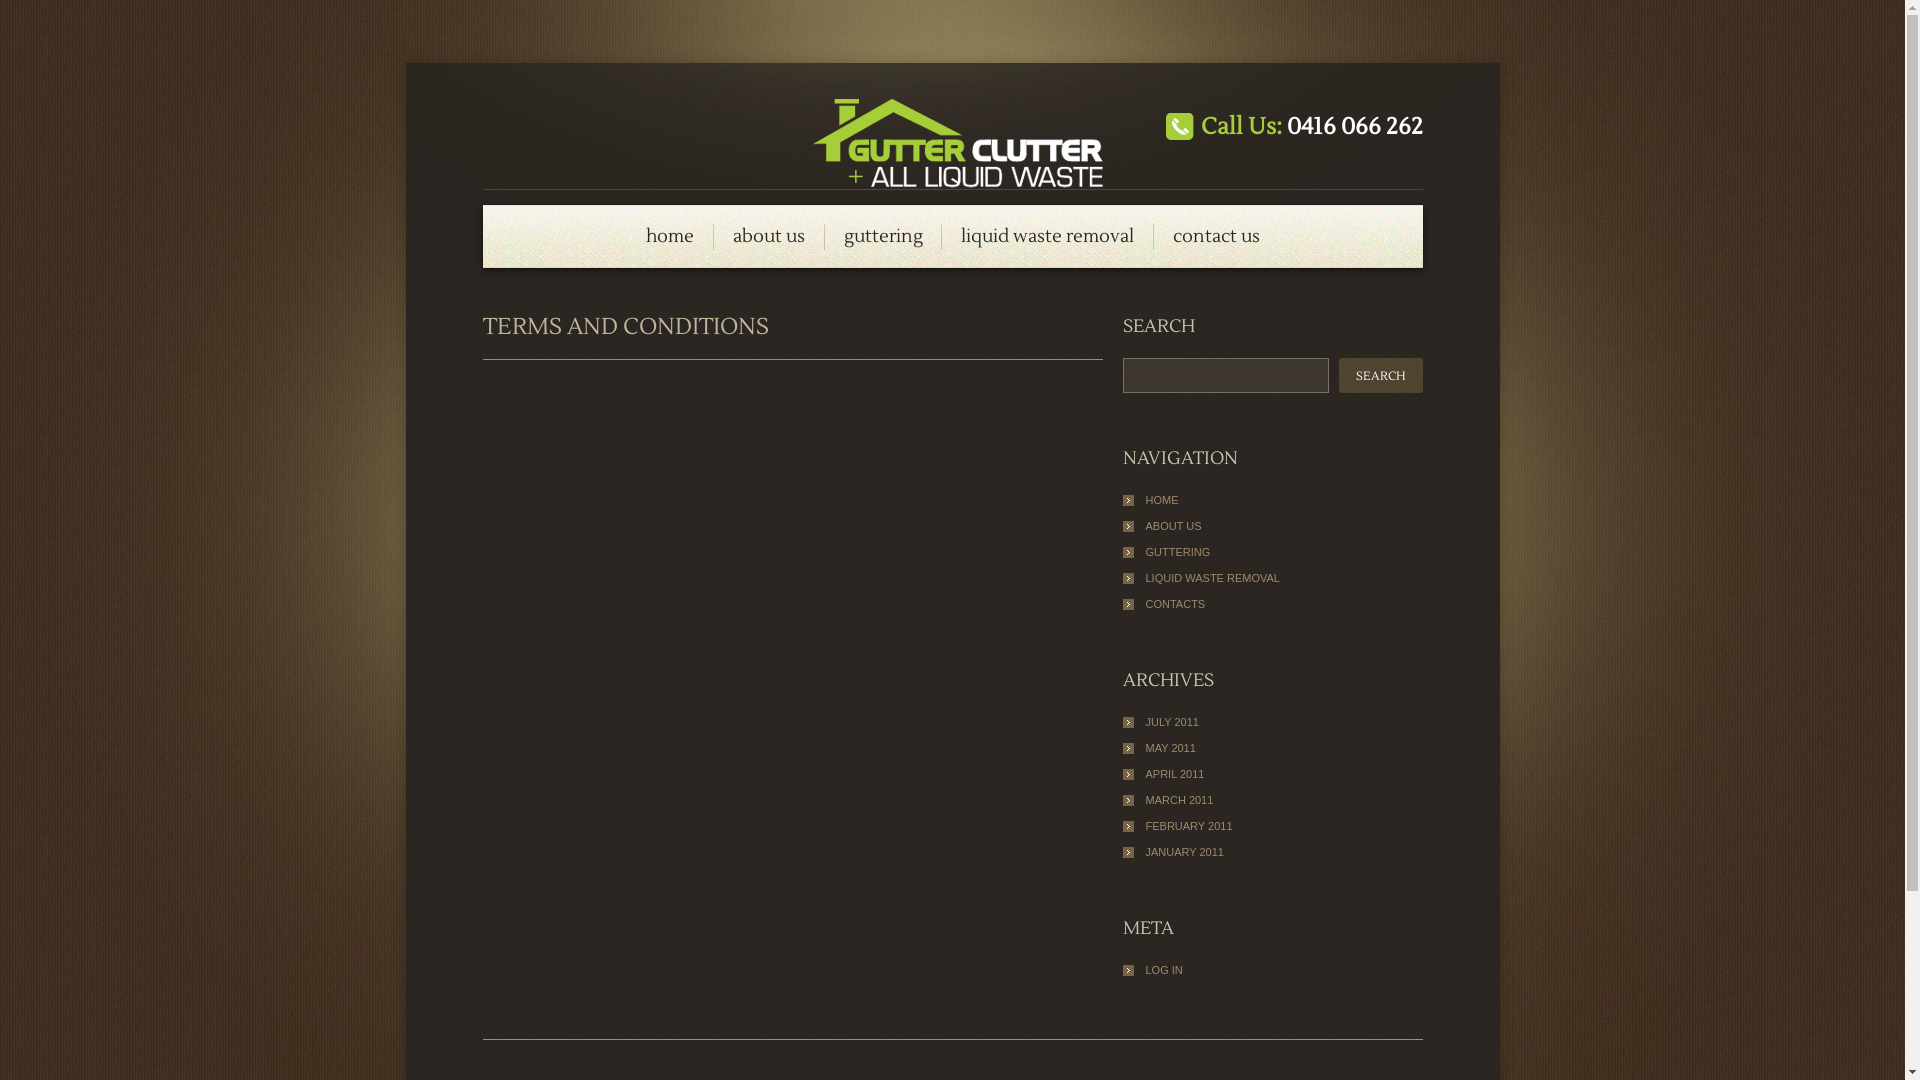 The width and height of the screenshot is (1920, 1080). I want to click on 'JANUARY 2011', so click(1185, 852).